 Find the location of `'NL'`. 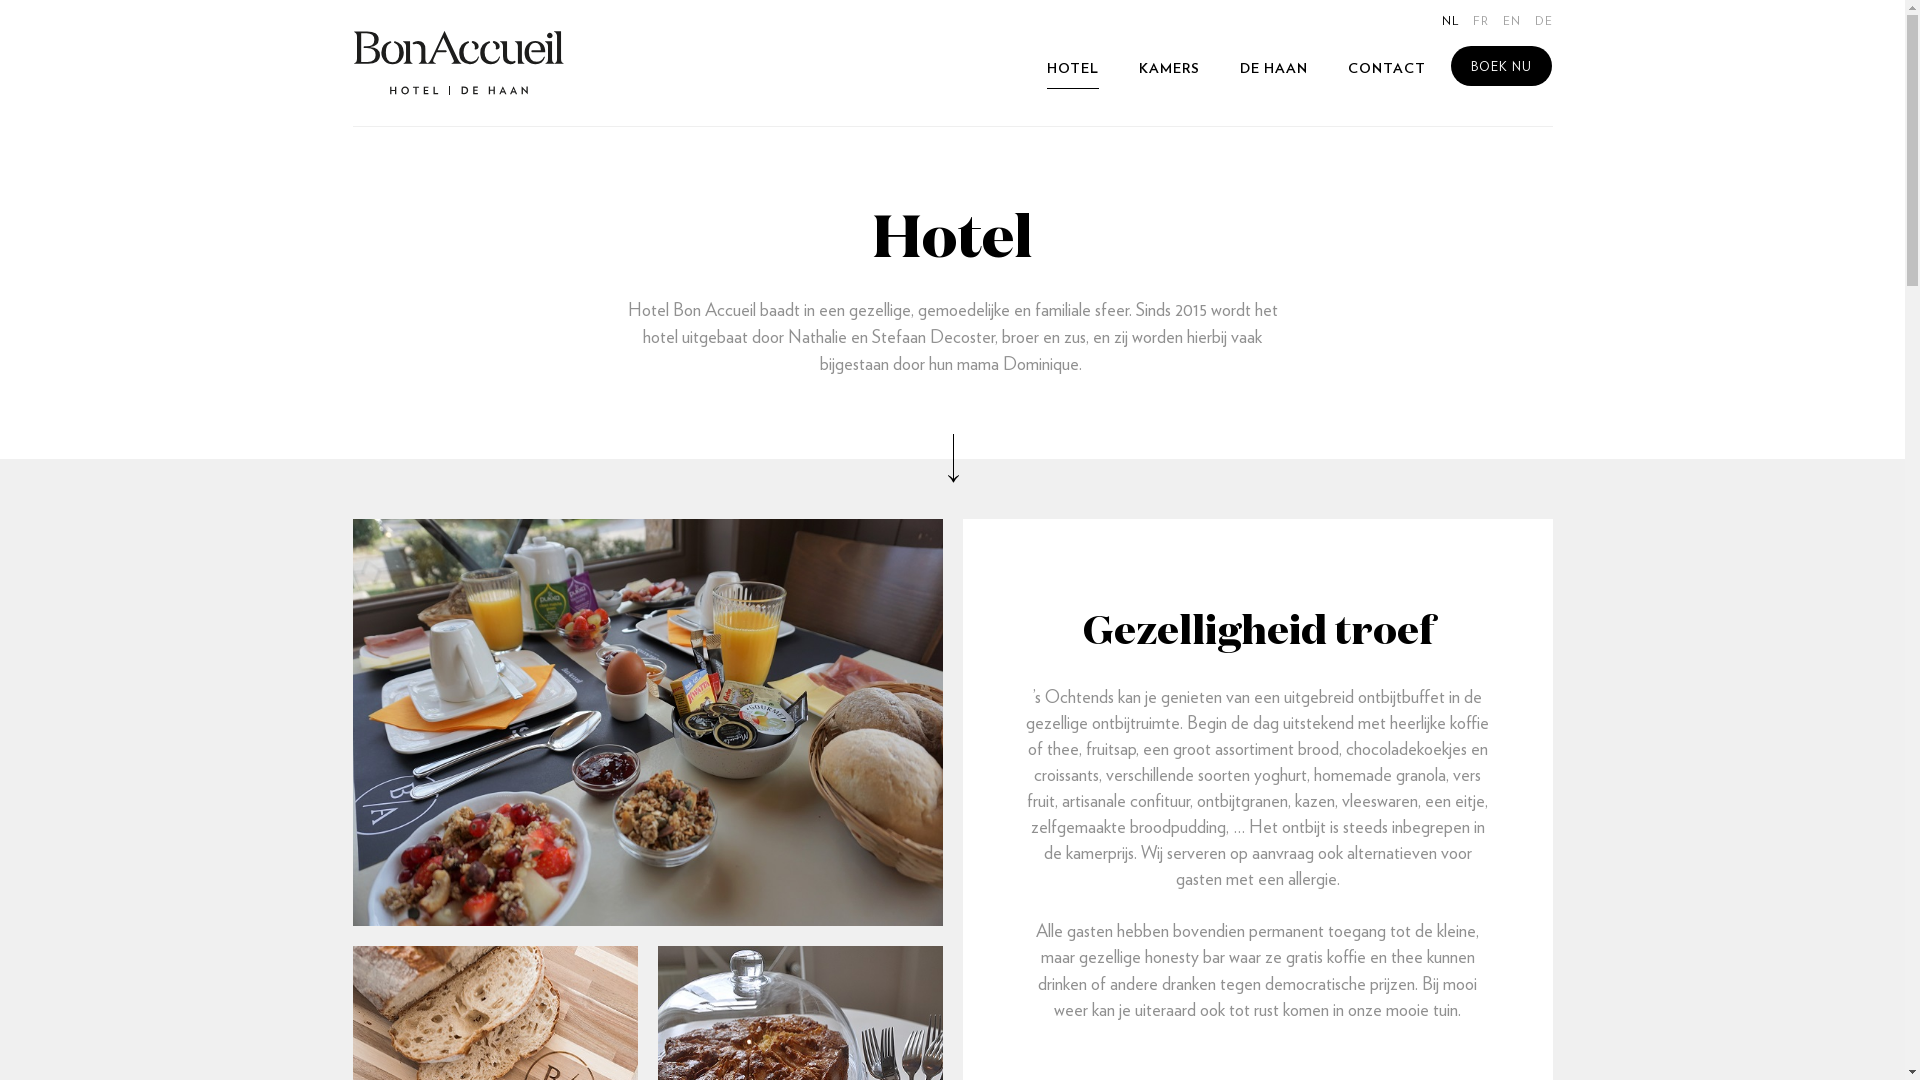

'NL' is located at coordinates (1450, 21).